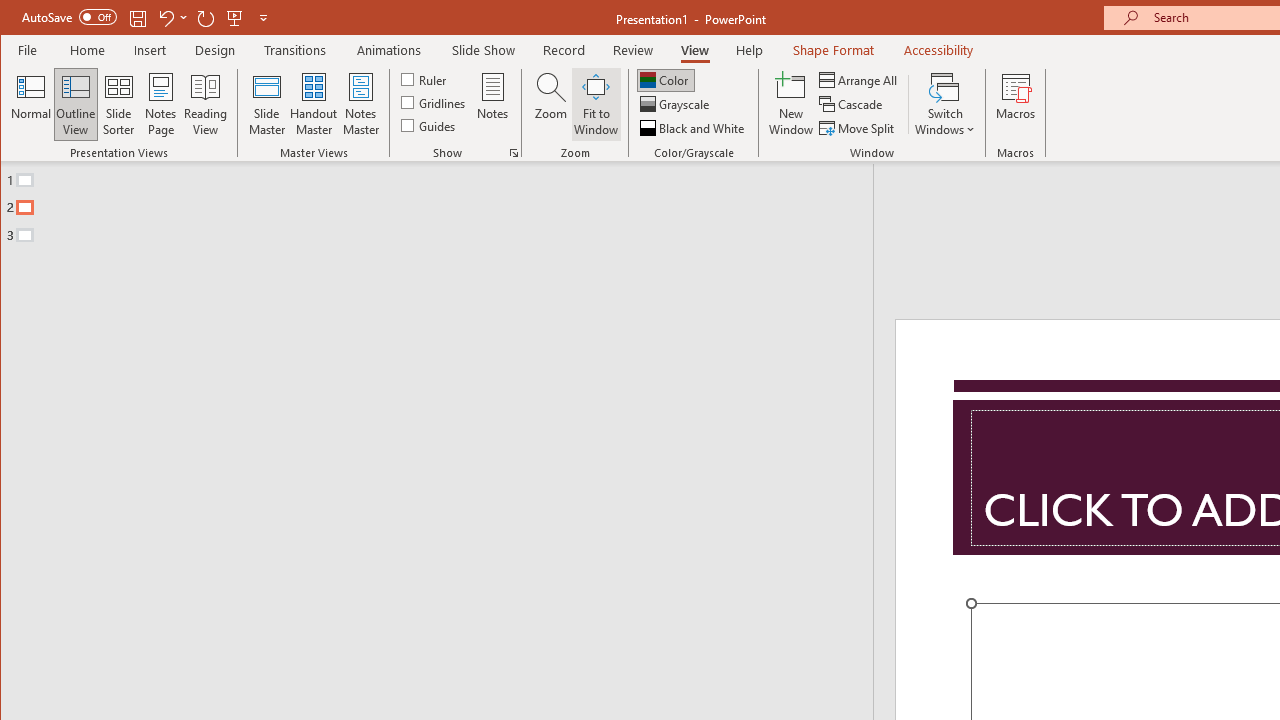  Describe the element at coordinates (853, 104) in the screenshot. I see `'Cascade'` at that location.